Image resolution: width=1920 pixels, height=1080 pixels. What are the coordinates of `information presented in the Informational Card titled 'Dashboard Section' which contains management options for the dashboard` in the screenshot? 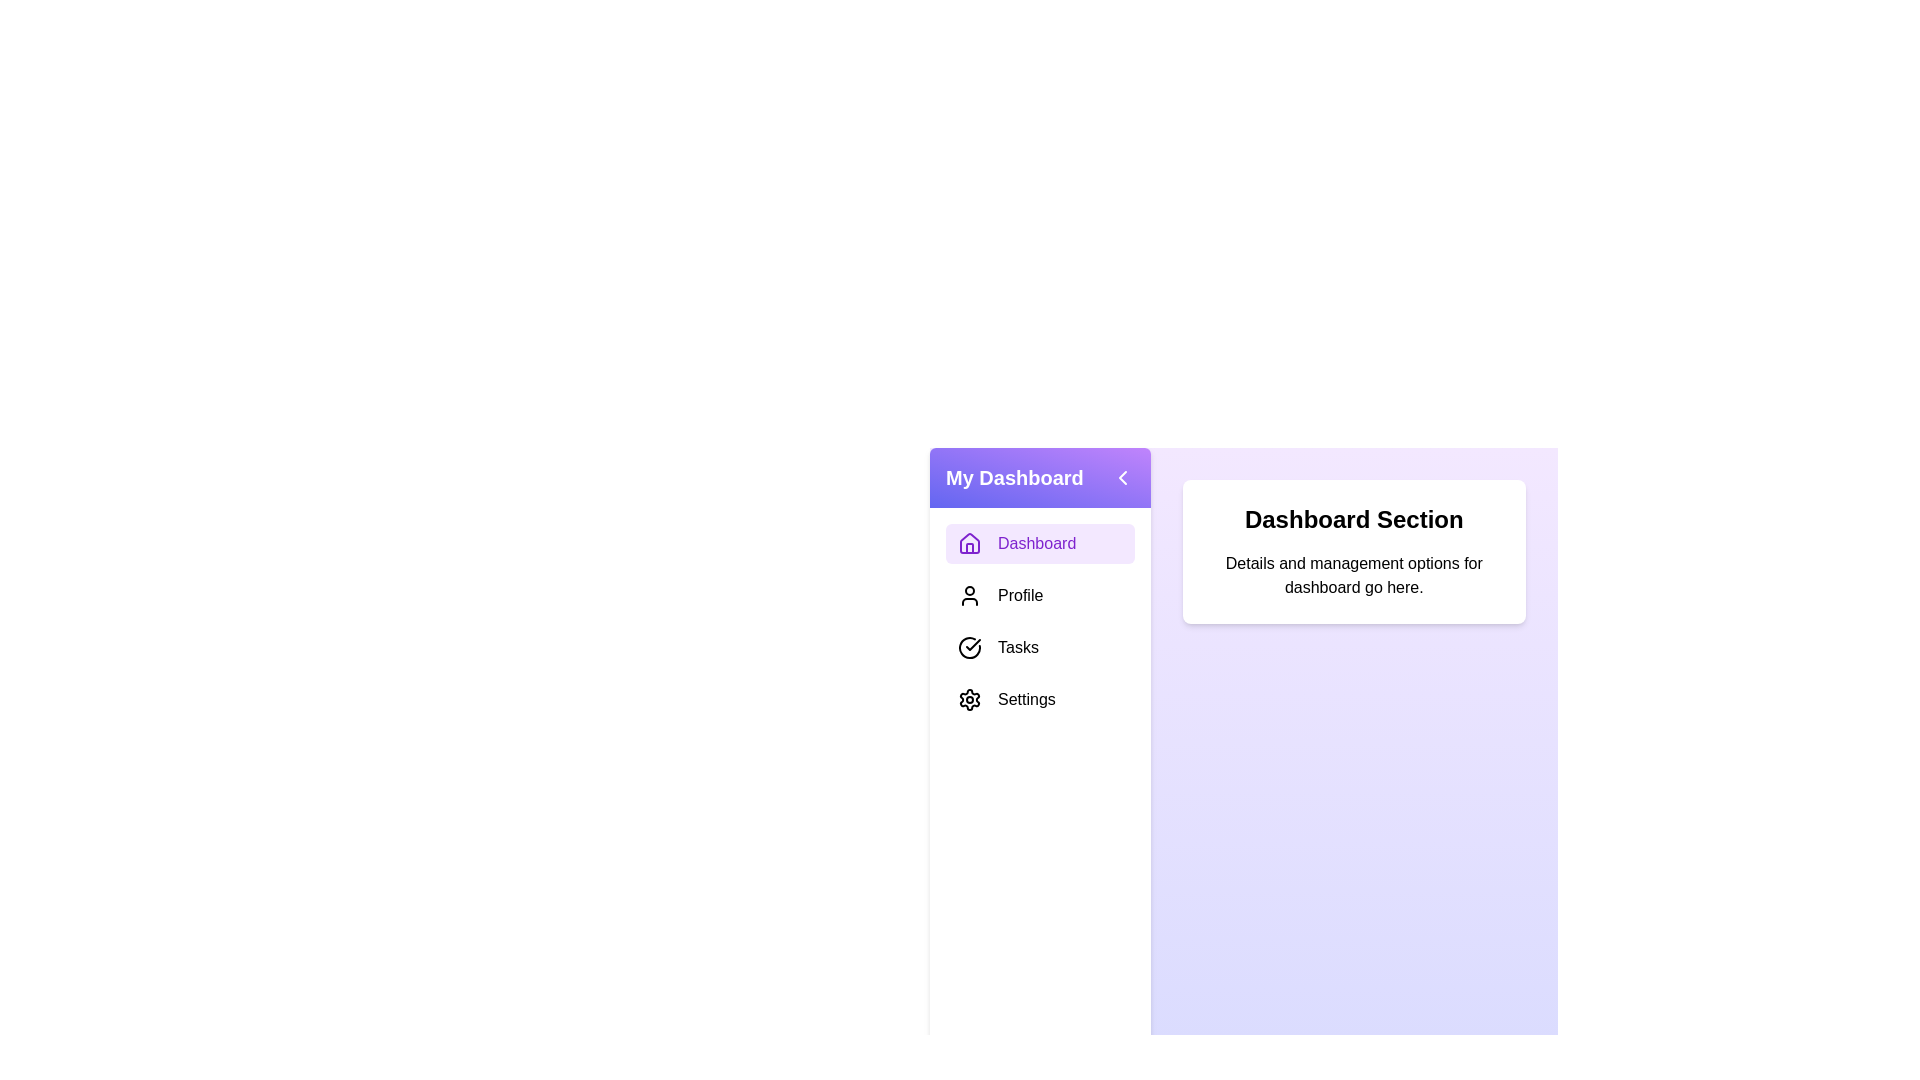 It's located at (1354, 551).